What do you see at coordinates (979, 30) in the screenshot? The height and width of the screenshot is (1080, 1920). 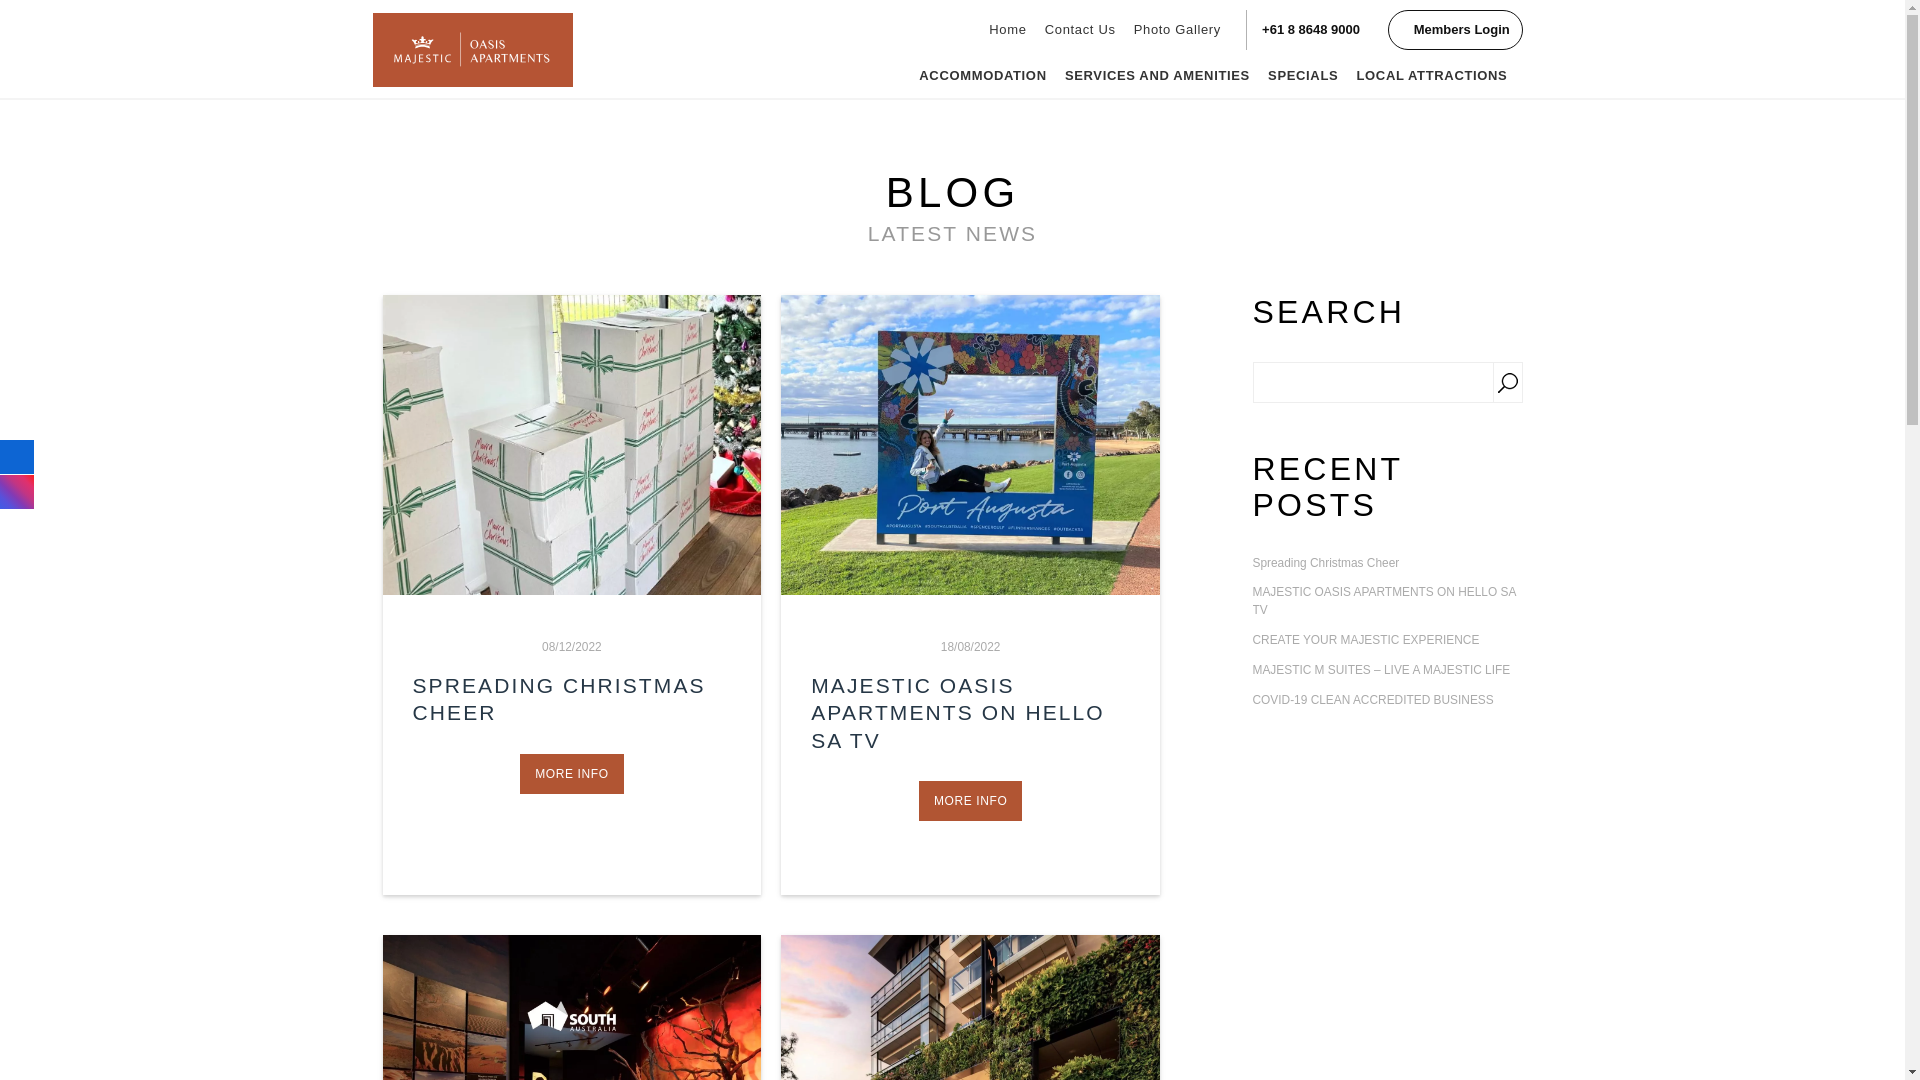 I see `'Home'` at bounding box center [979, 30].